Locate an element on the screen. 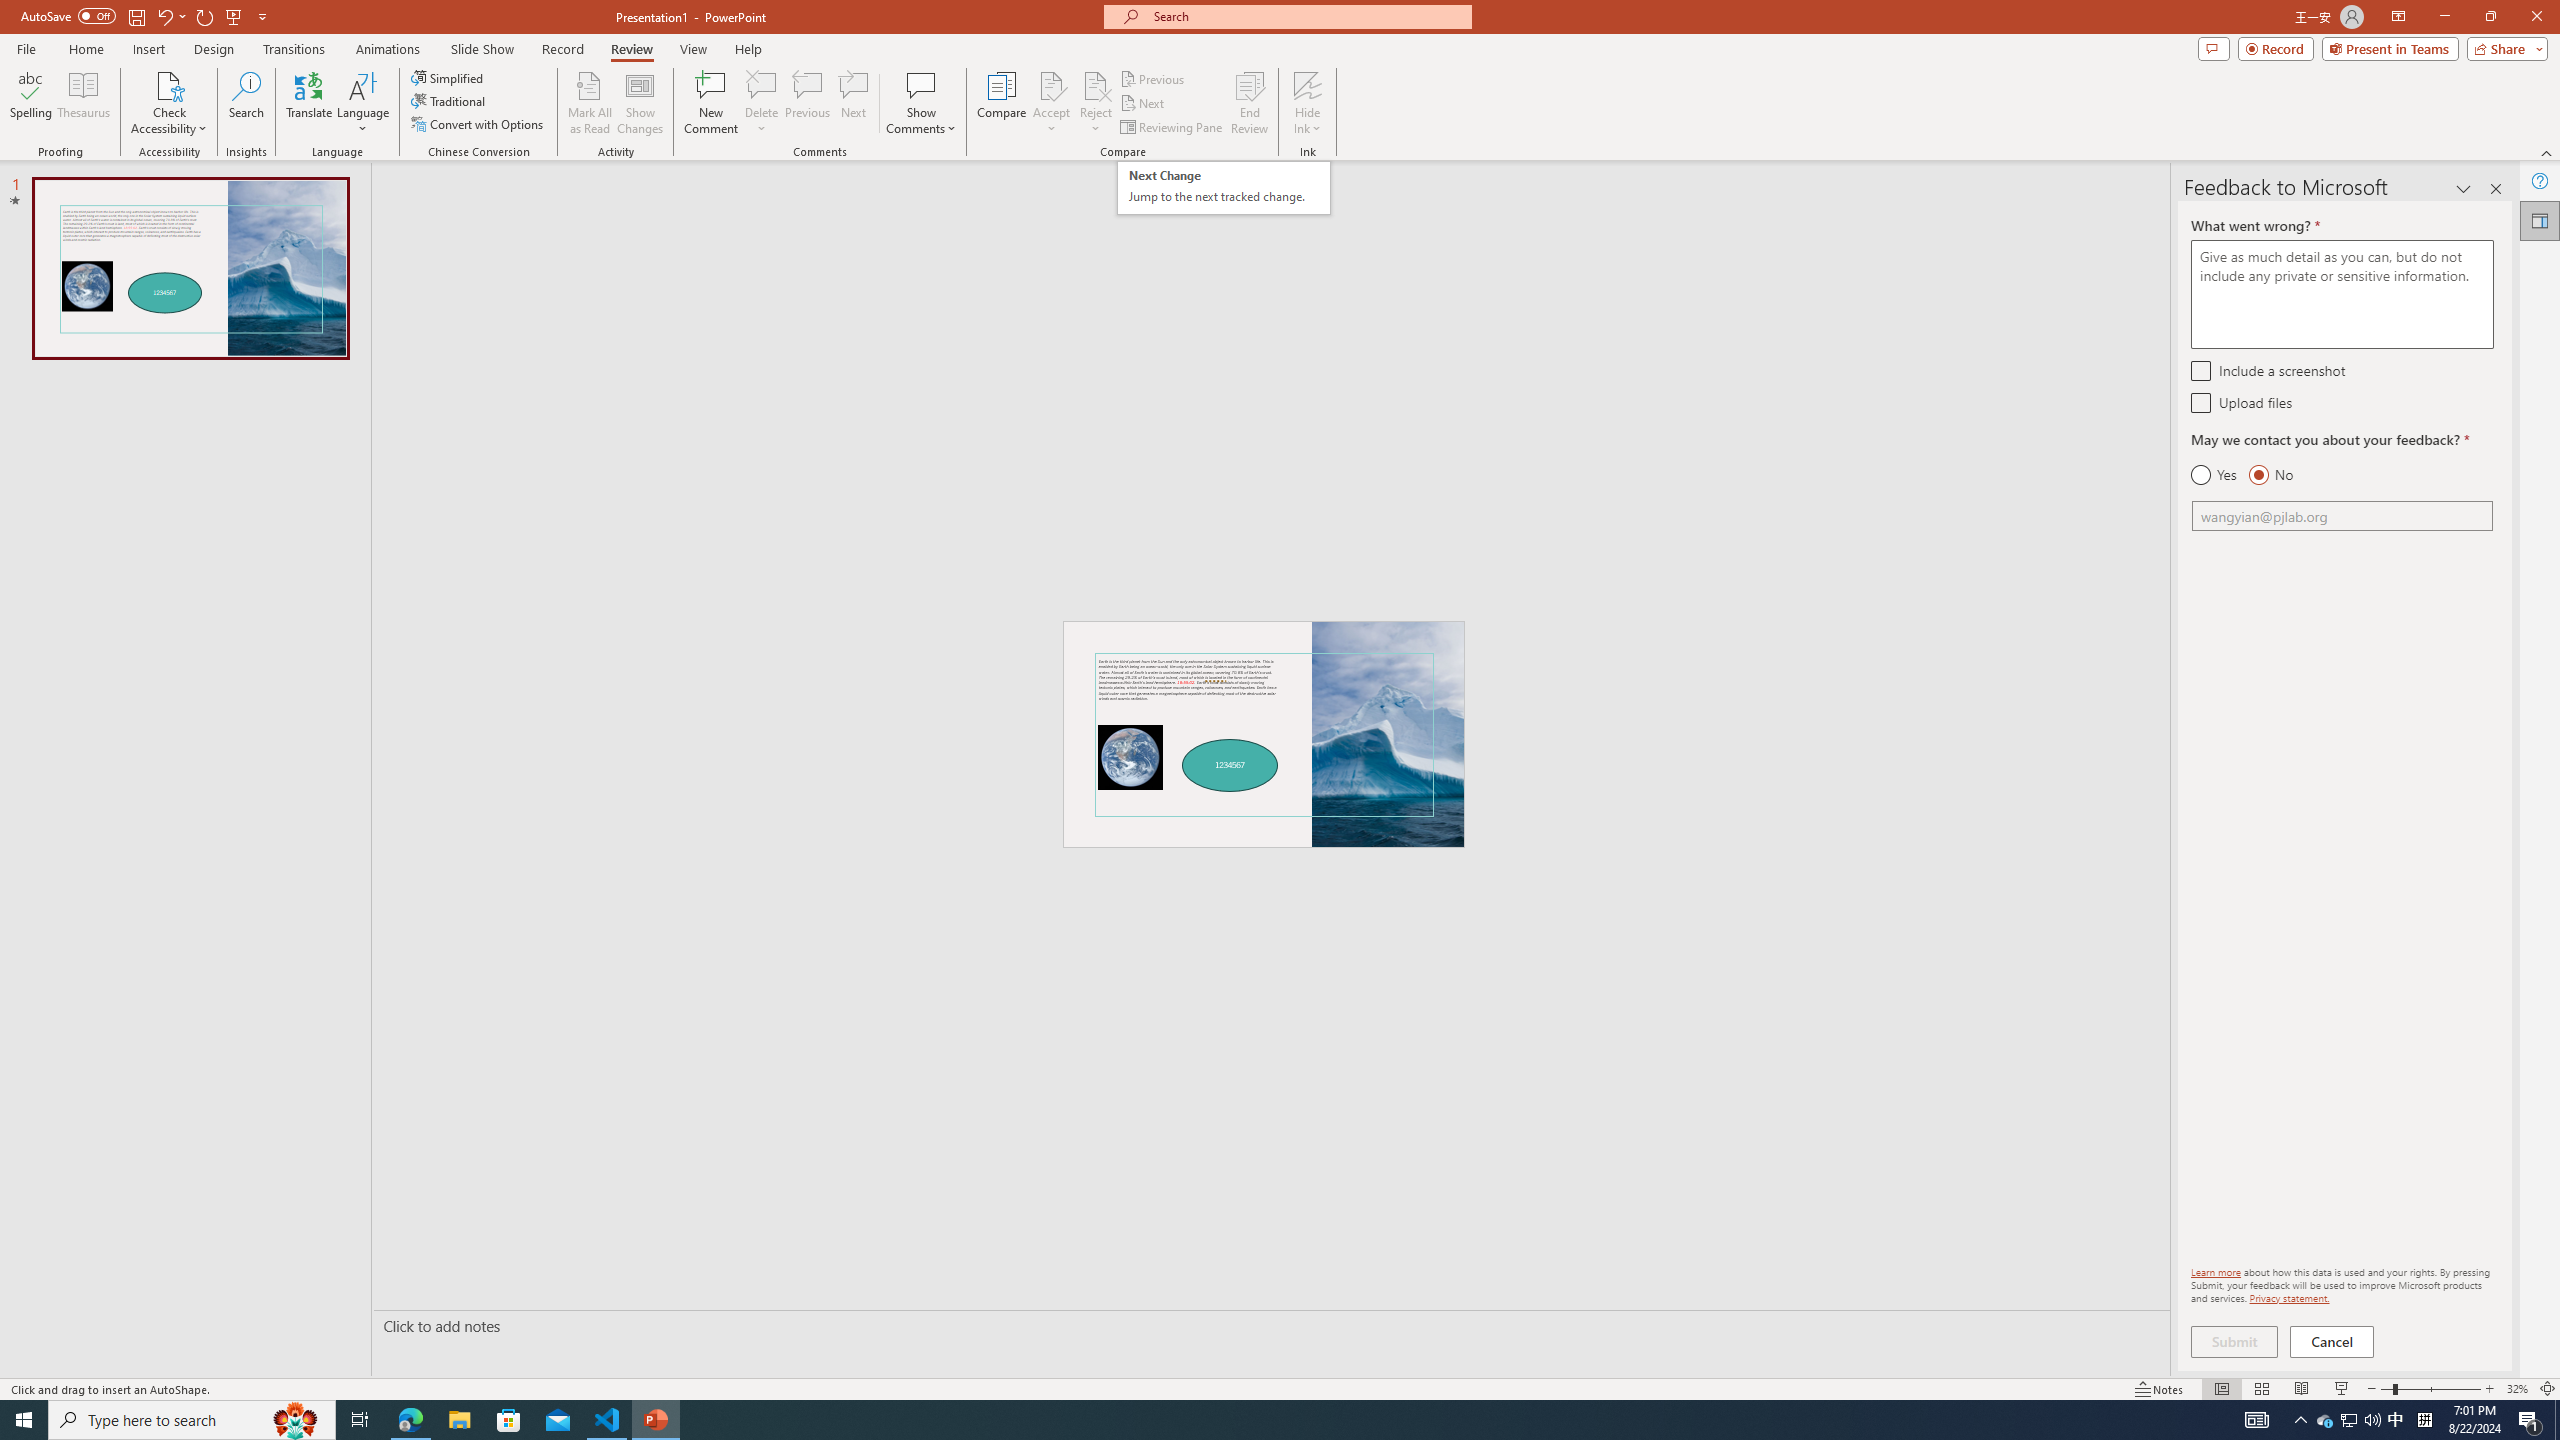 Image resolution: width=2560 pixels, height=1440 pixels. 'Zoom 32%' is located at coordinates (2516, 1389).